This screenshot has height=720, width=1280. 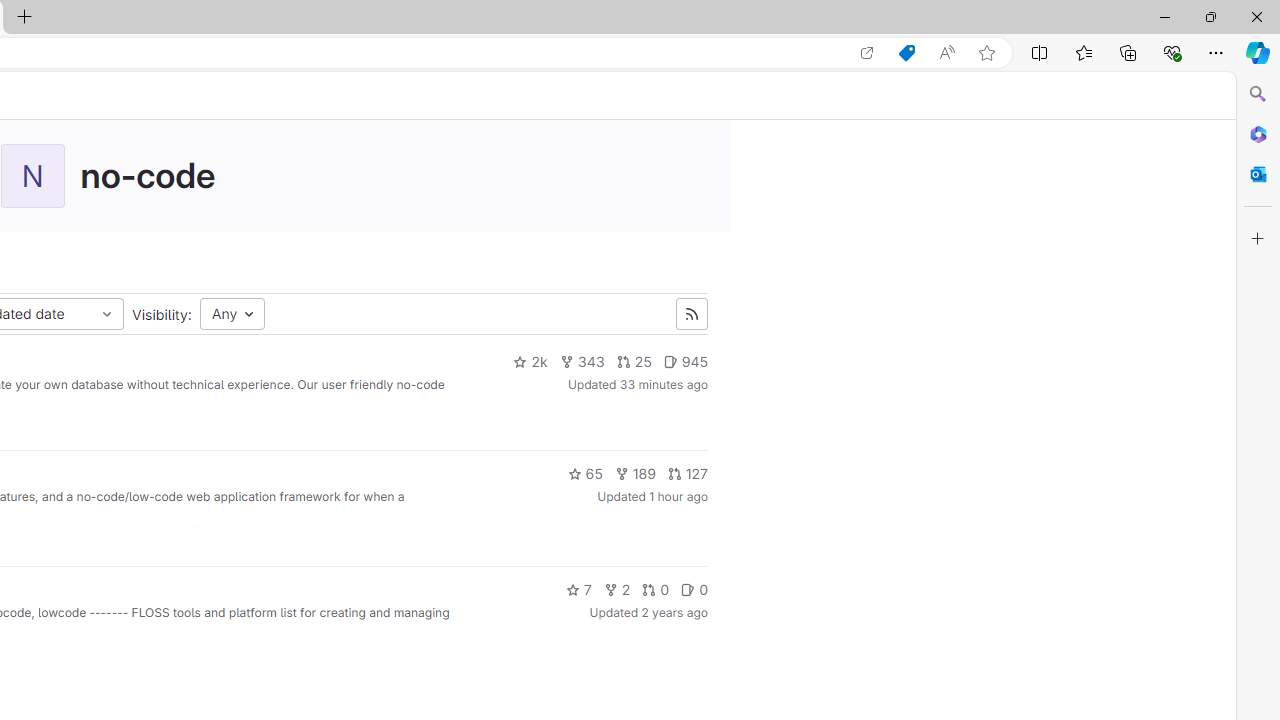 I want to click on 'Class: s14 gl-mr-2', so click(x=688, y=588).